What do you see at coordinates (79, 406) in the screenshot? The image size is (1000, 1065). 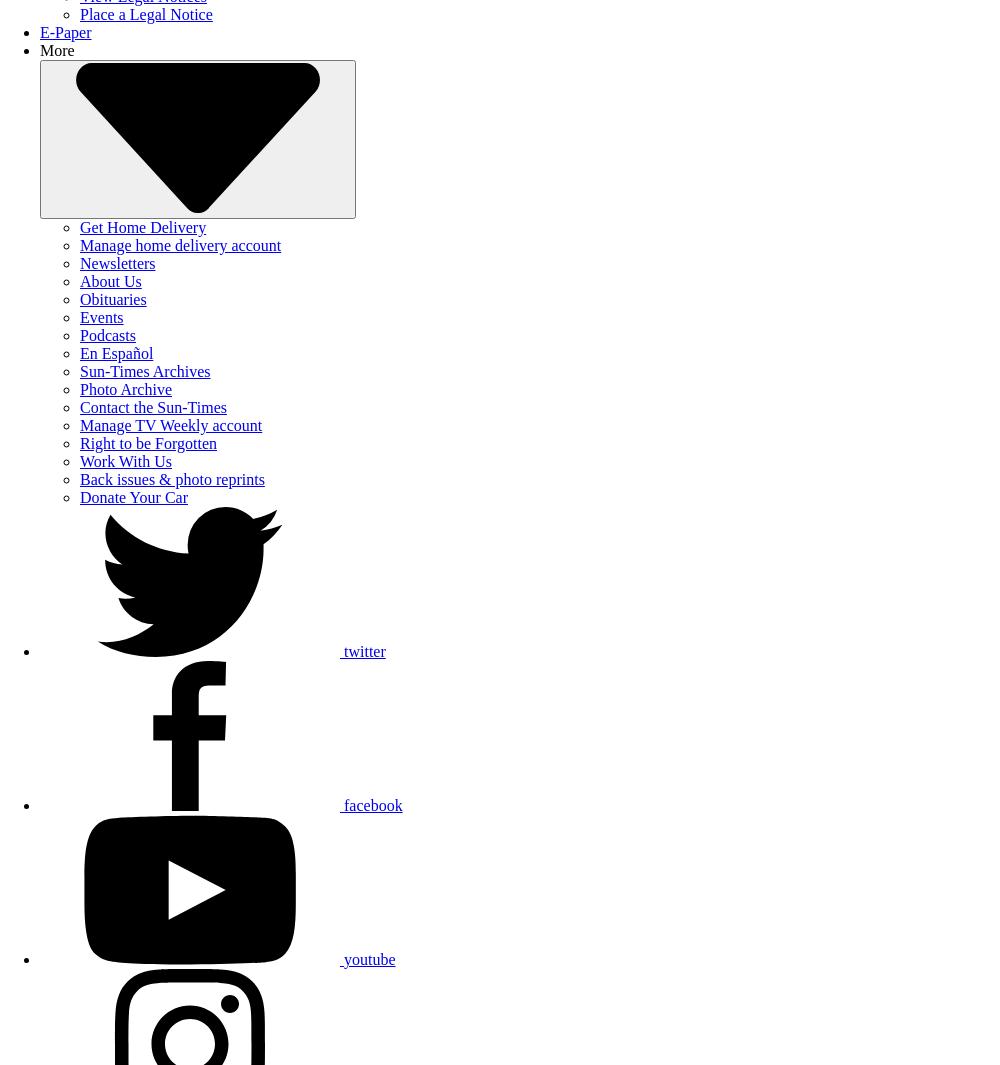 I see `'Contact the Sun-Times'` at bounding box center [79, 406].